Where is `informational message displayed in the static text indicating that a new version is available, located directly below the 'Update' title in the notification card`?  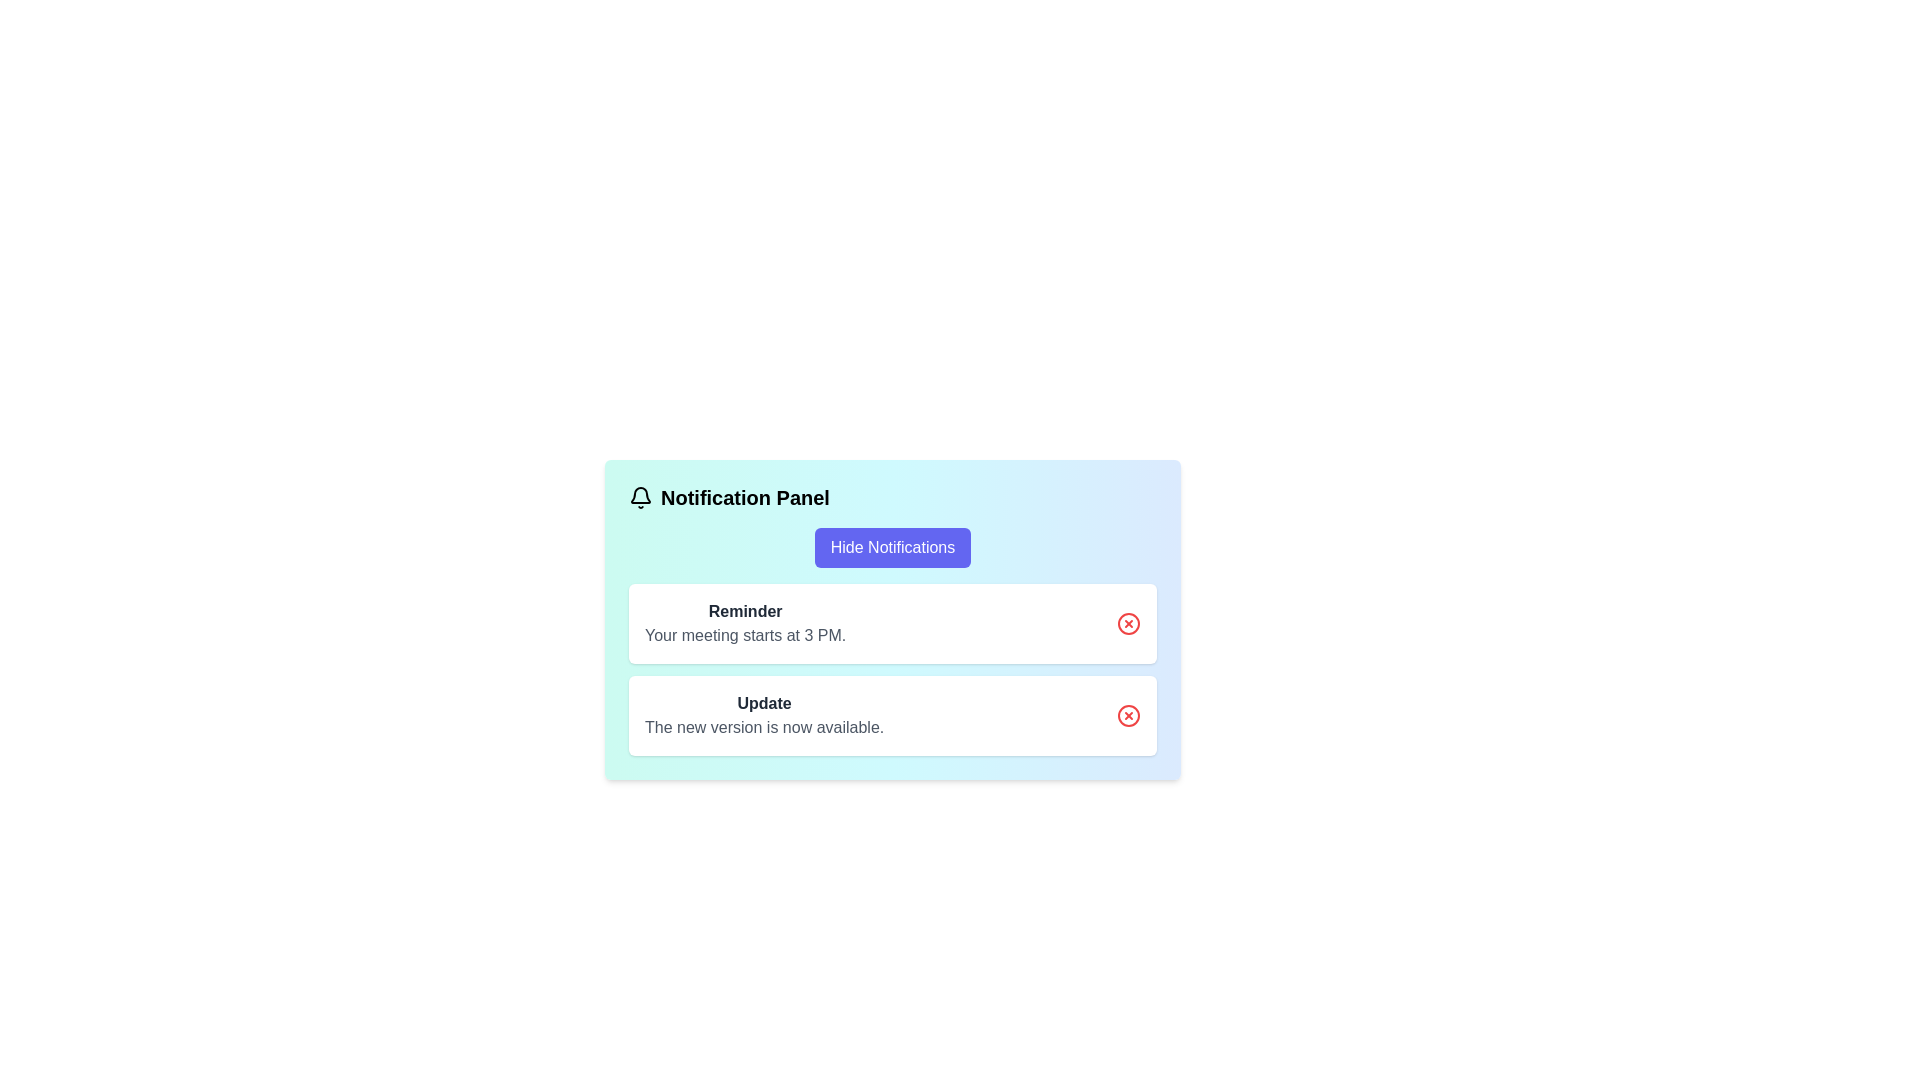 informational message displayed in the static text indicating that a new version is available, located directly below the 'Update' title in the notification card is located at coordinates (763, 728).